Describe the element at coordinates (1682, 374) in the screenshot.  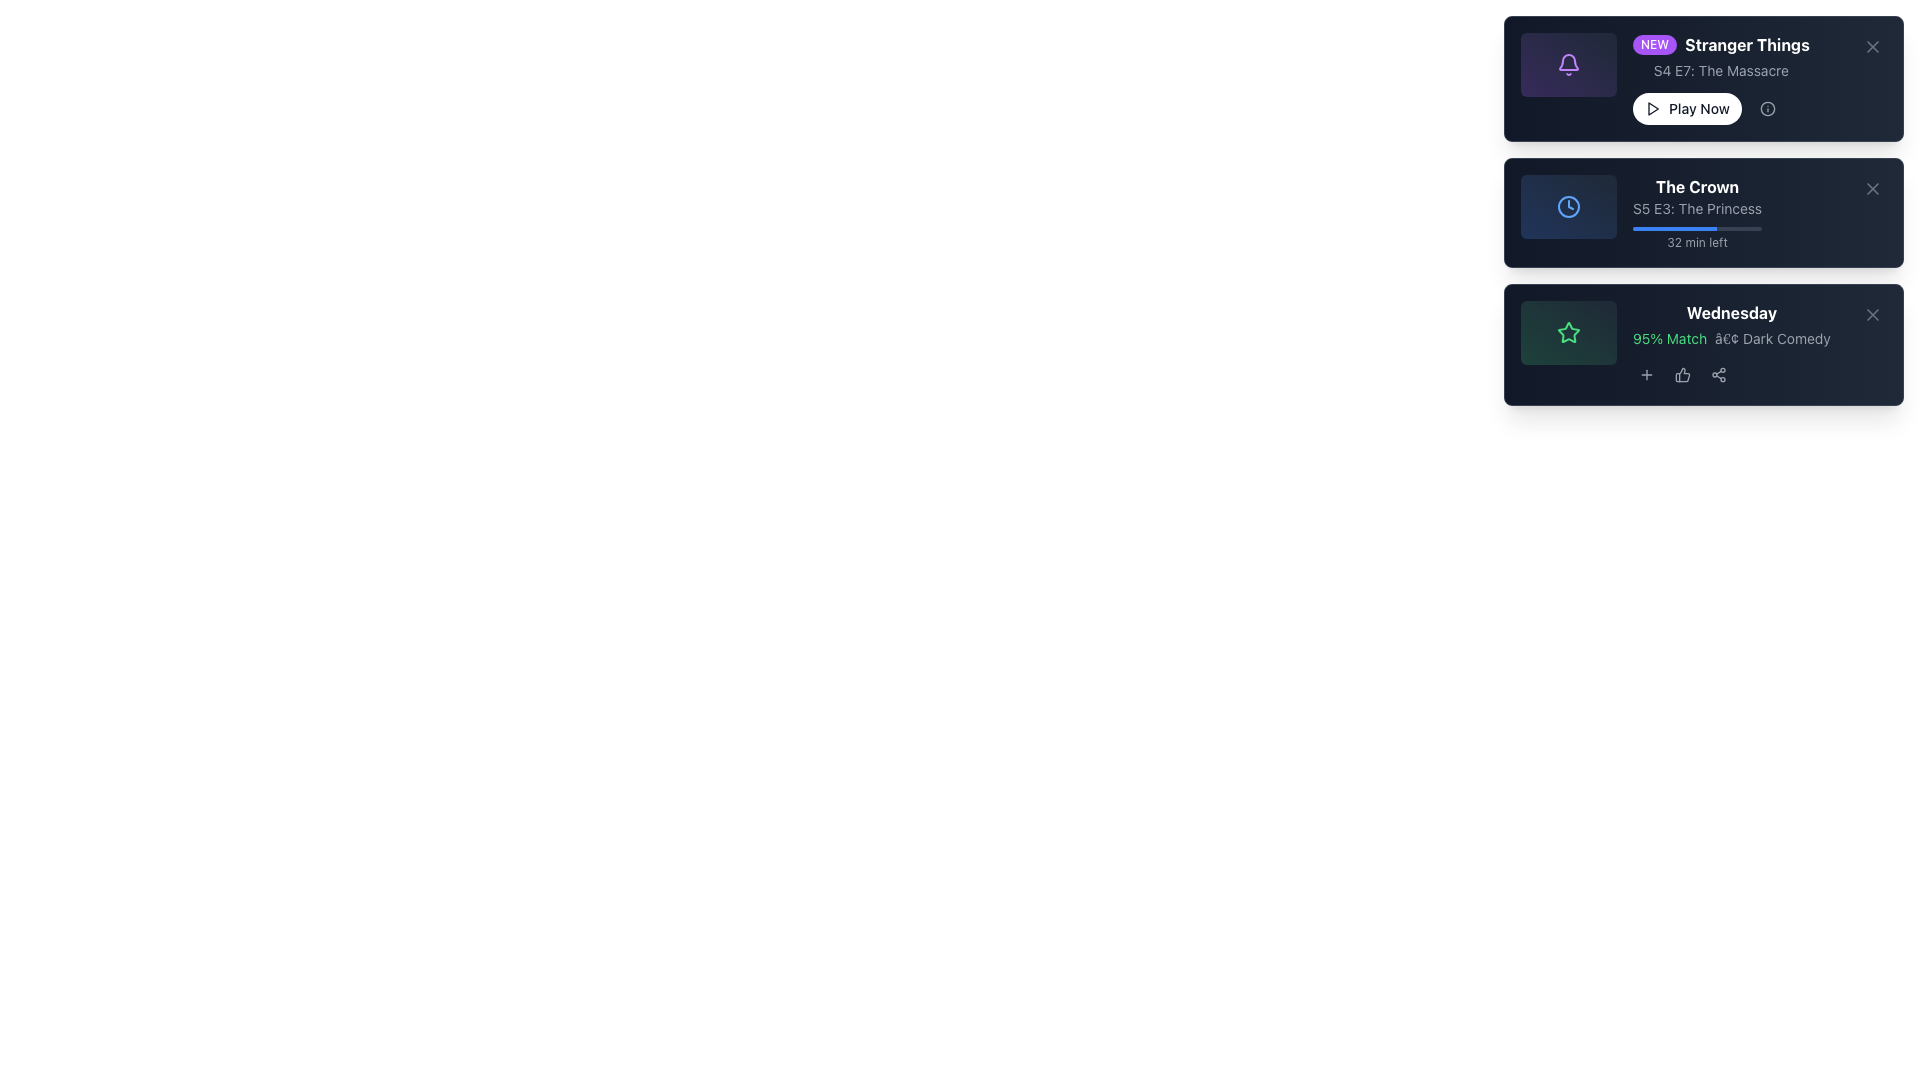
I see `the thumbs-up icon located in the bottom-right corner of the Wednesday card to like` at that location.